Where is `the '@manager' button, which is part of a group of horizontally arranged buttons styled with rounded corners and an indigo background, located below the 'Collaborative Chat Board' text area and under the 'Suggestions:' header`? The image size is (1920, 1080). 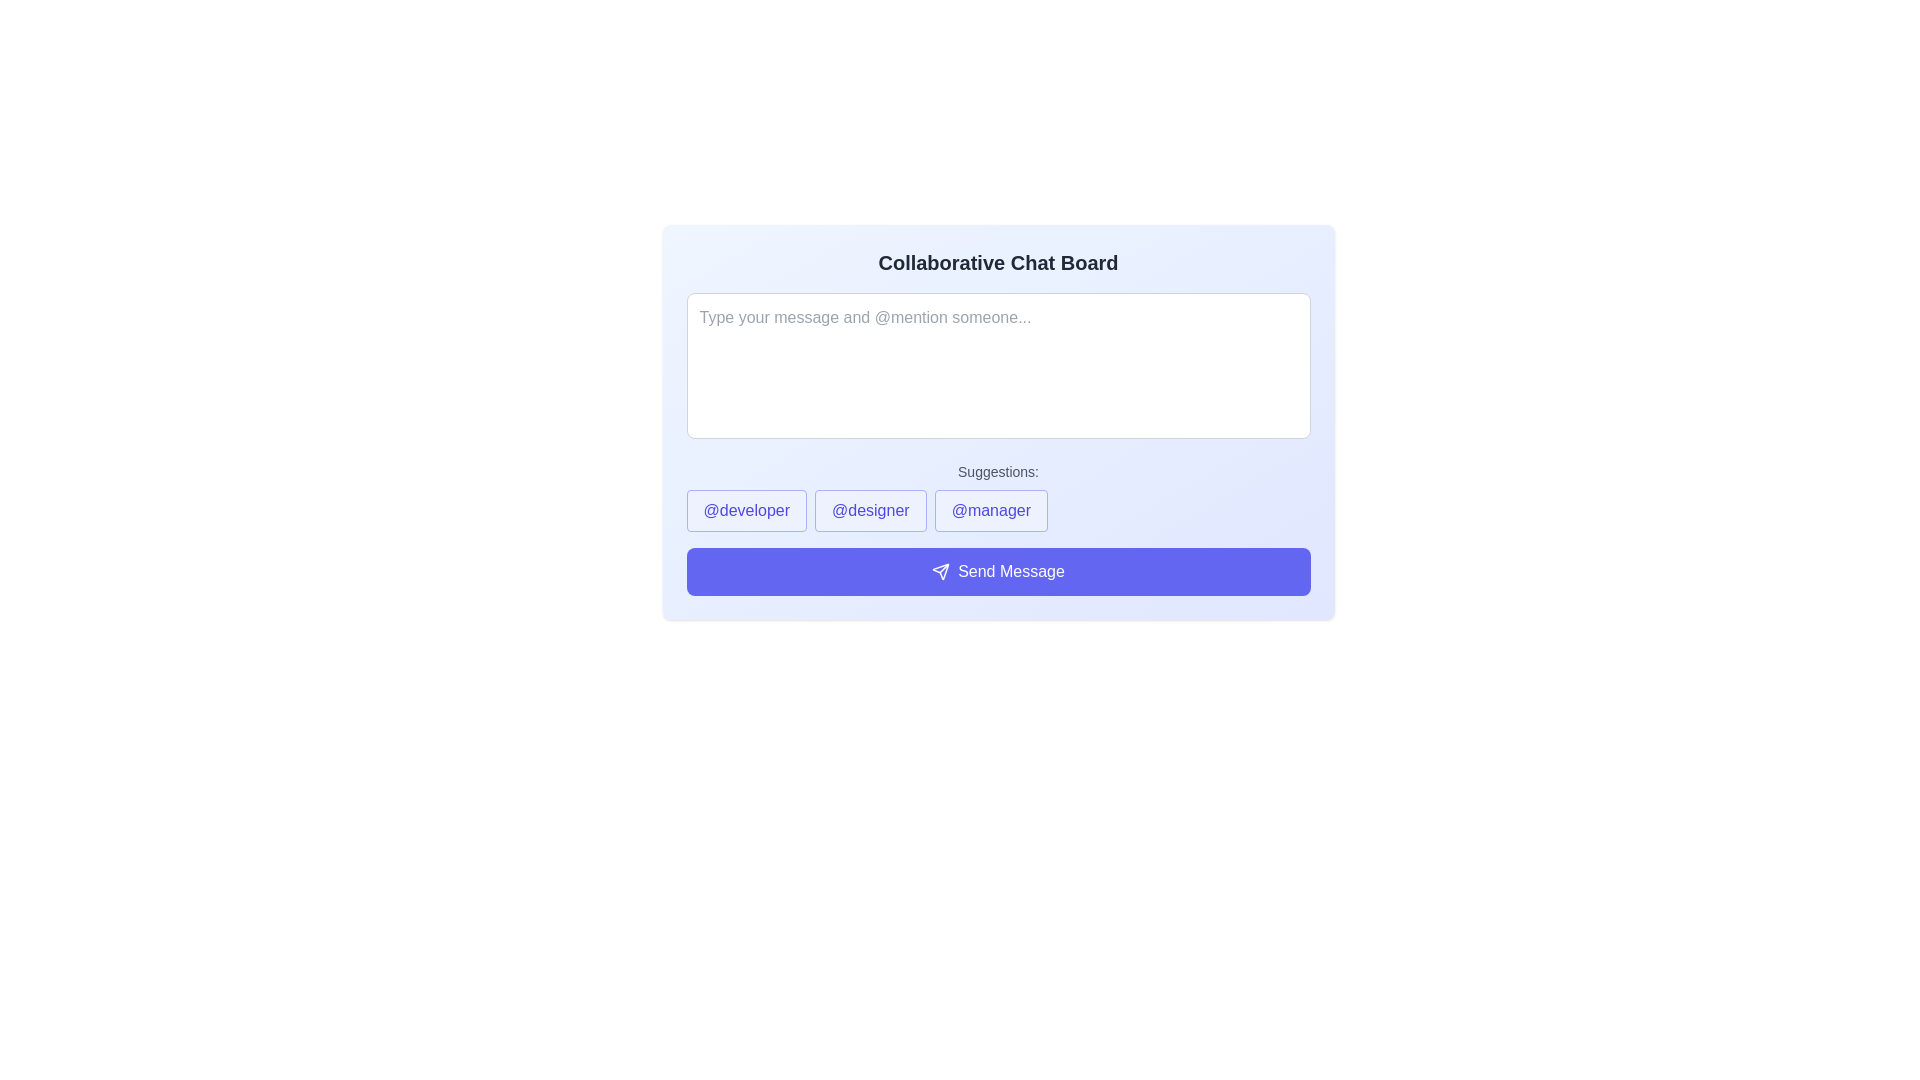
the '@manager' button, which is part of a group of horizontally arranged buttons styled with rounded corners and an indigo background, located below the 'Collaborative Chat Board' text area and under the 'Suggestions:' header is located at coordinates (998, 509).